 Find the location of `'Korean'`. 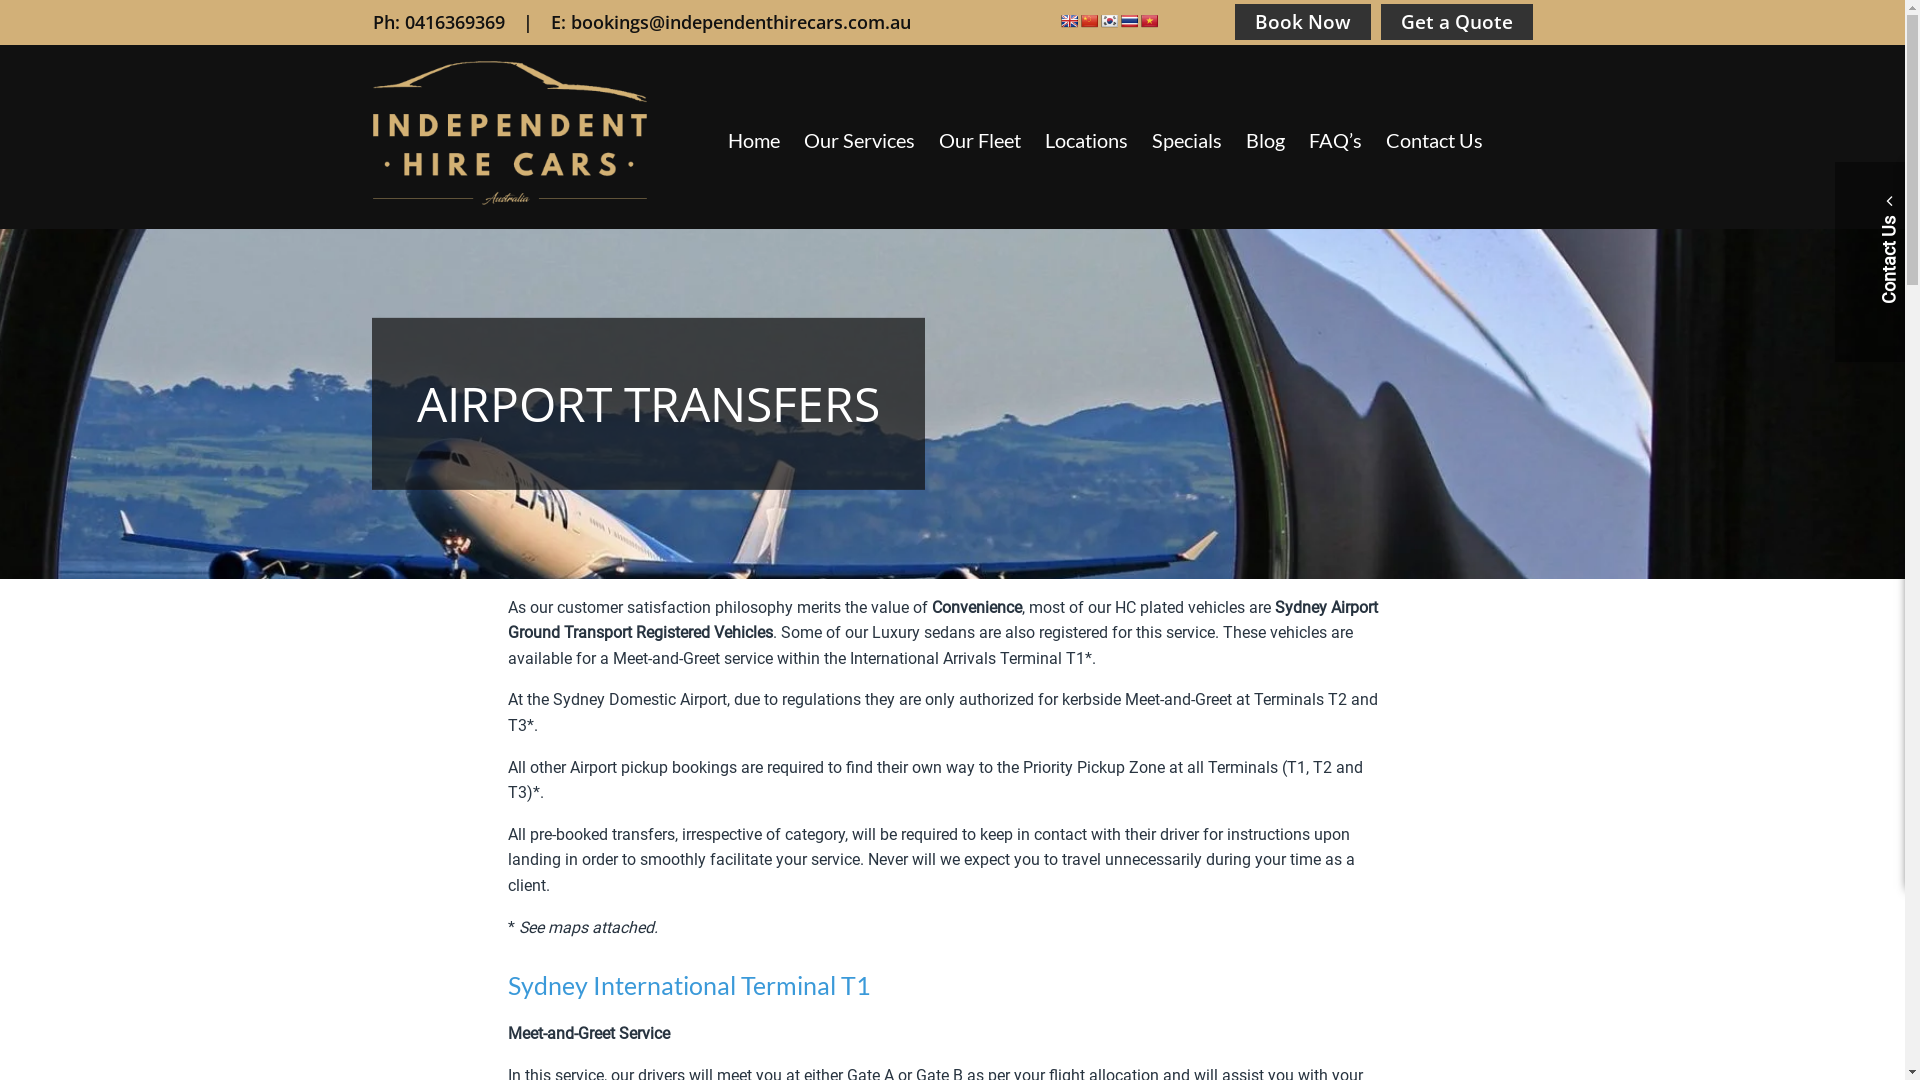

'Korean' is located at coordinates (1107, 20).